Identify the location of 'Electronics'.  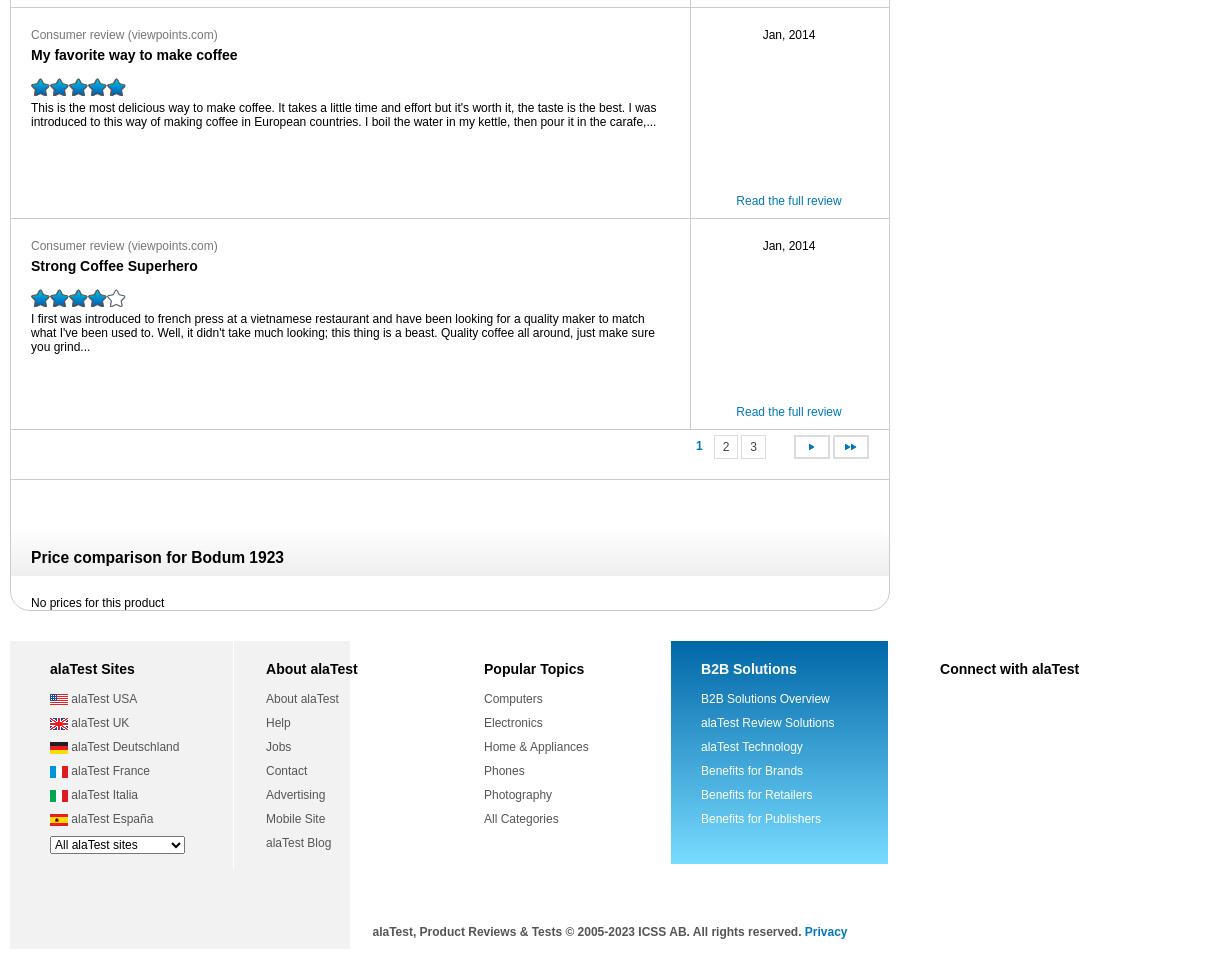
(513, 722).